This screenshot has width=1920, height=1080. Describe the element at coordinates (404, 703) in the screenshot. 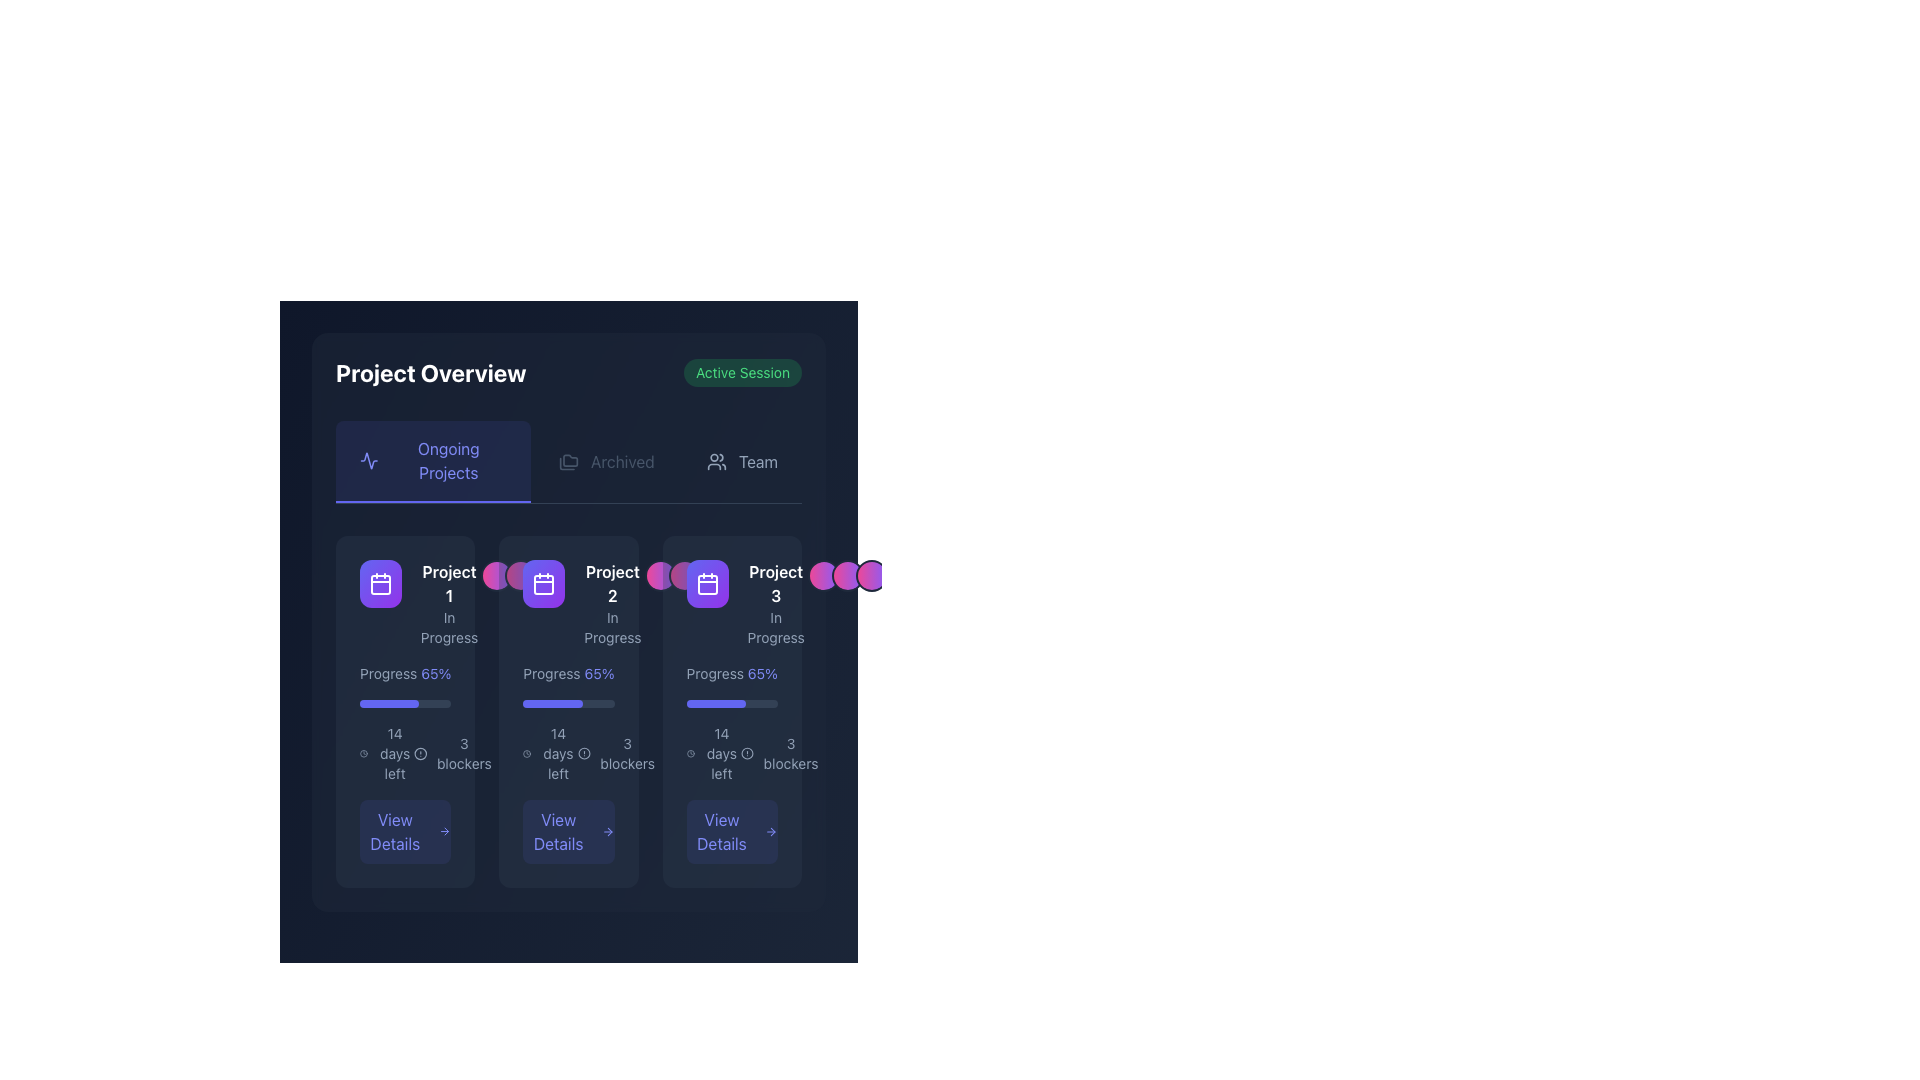

I see `the progress bar indicating 65% completion located beneath the text 'Progress 65%' in Project 1's card` at that location.